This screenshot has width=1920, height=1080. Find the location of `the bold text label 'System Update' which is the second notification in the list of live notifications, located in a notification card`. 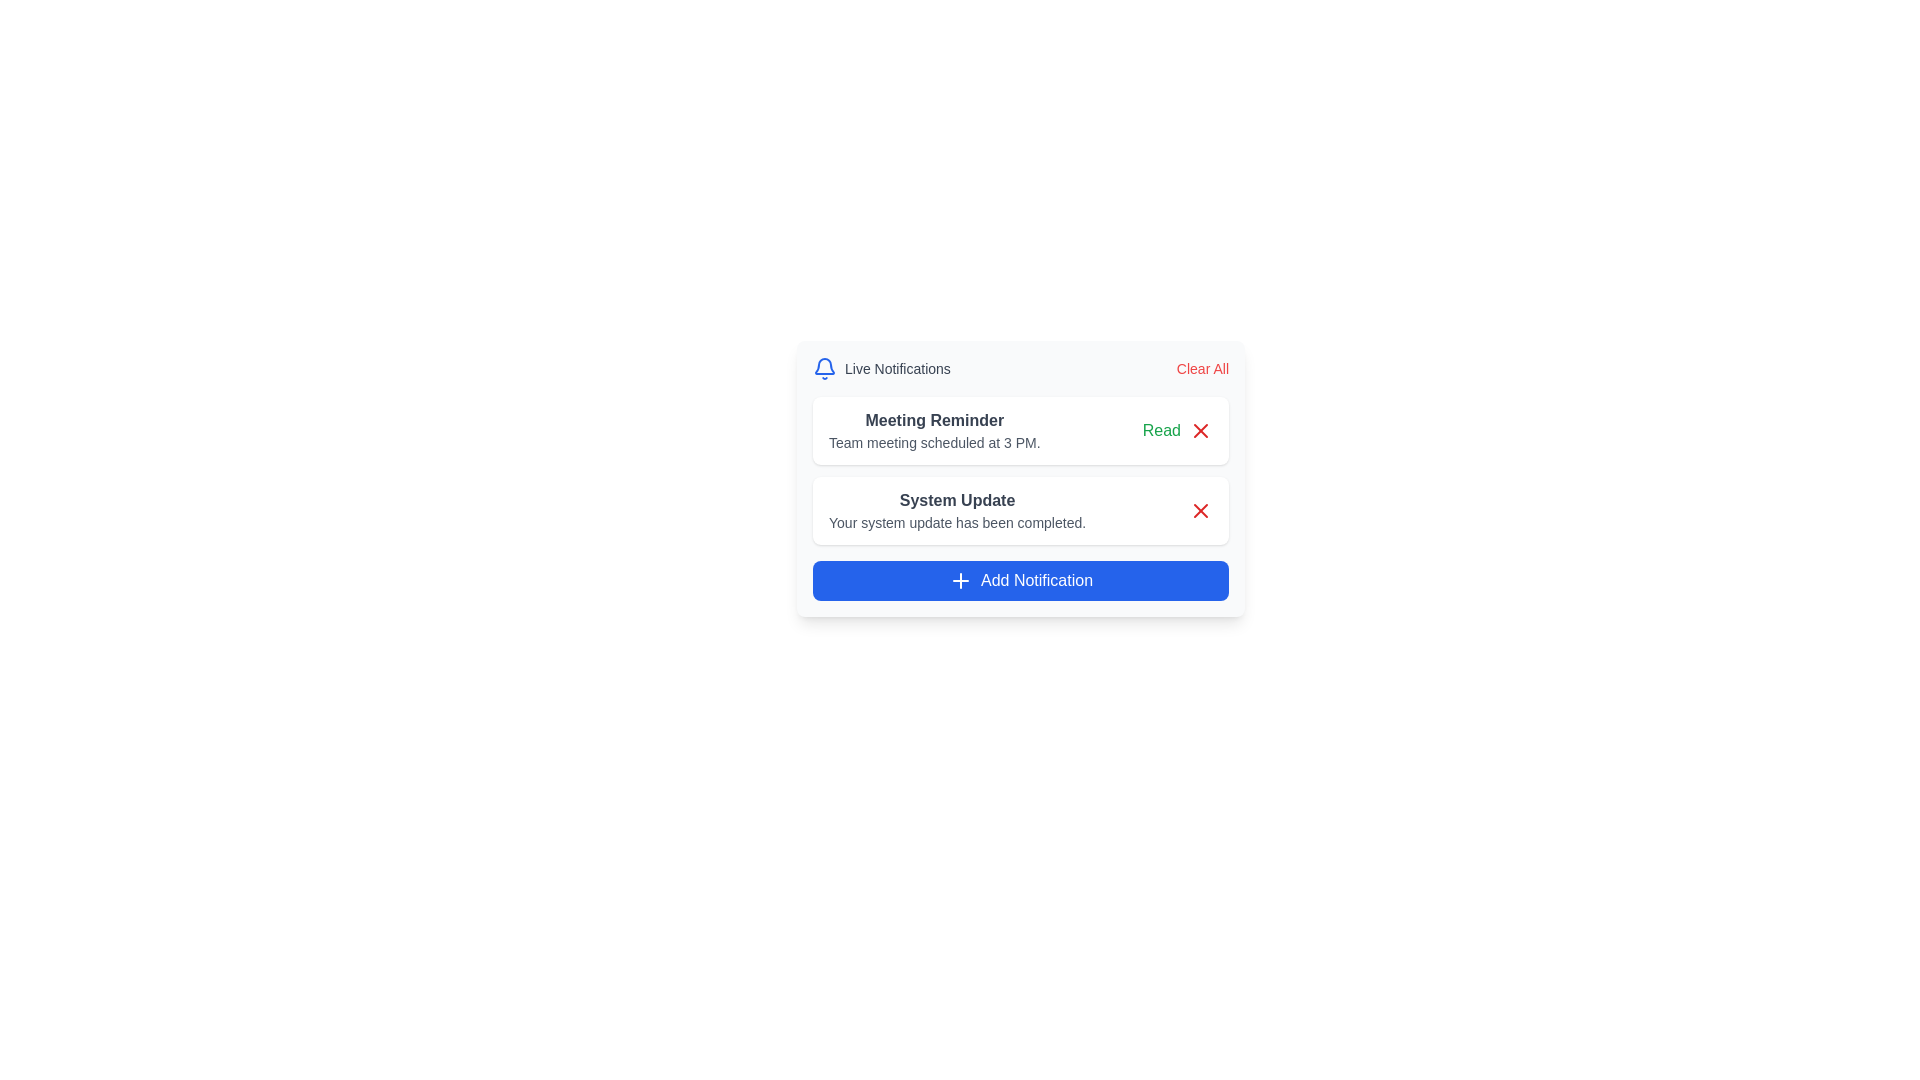

the bold text label 'System Update' which is the second notification in the list of live notifications, located in a notification card is located at coordinates (956, 500).